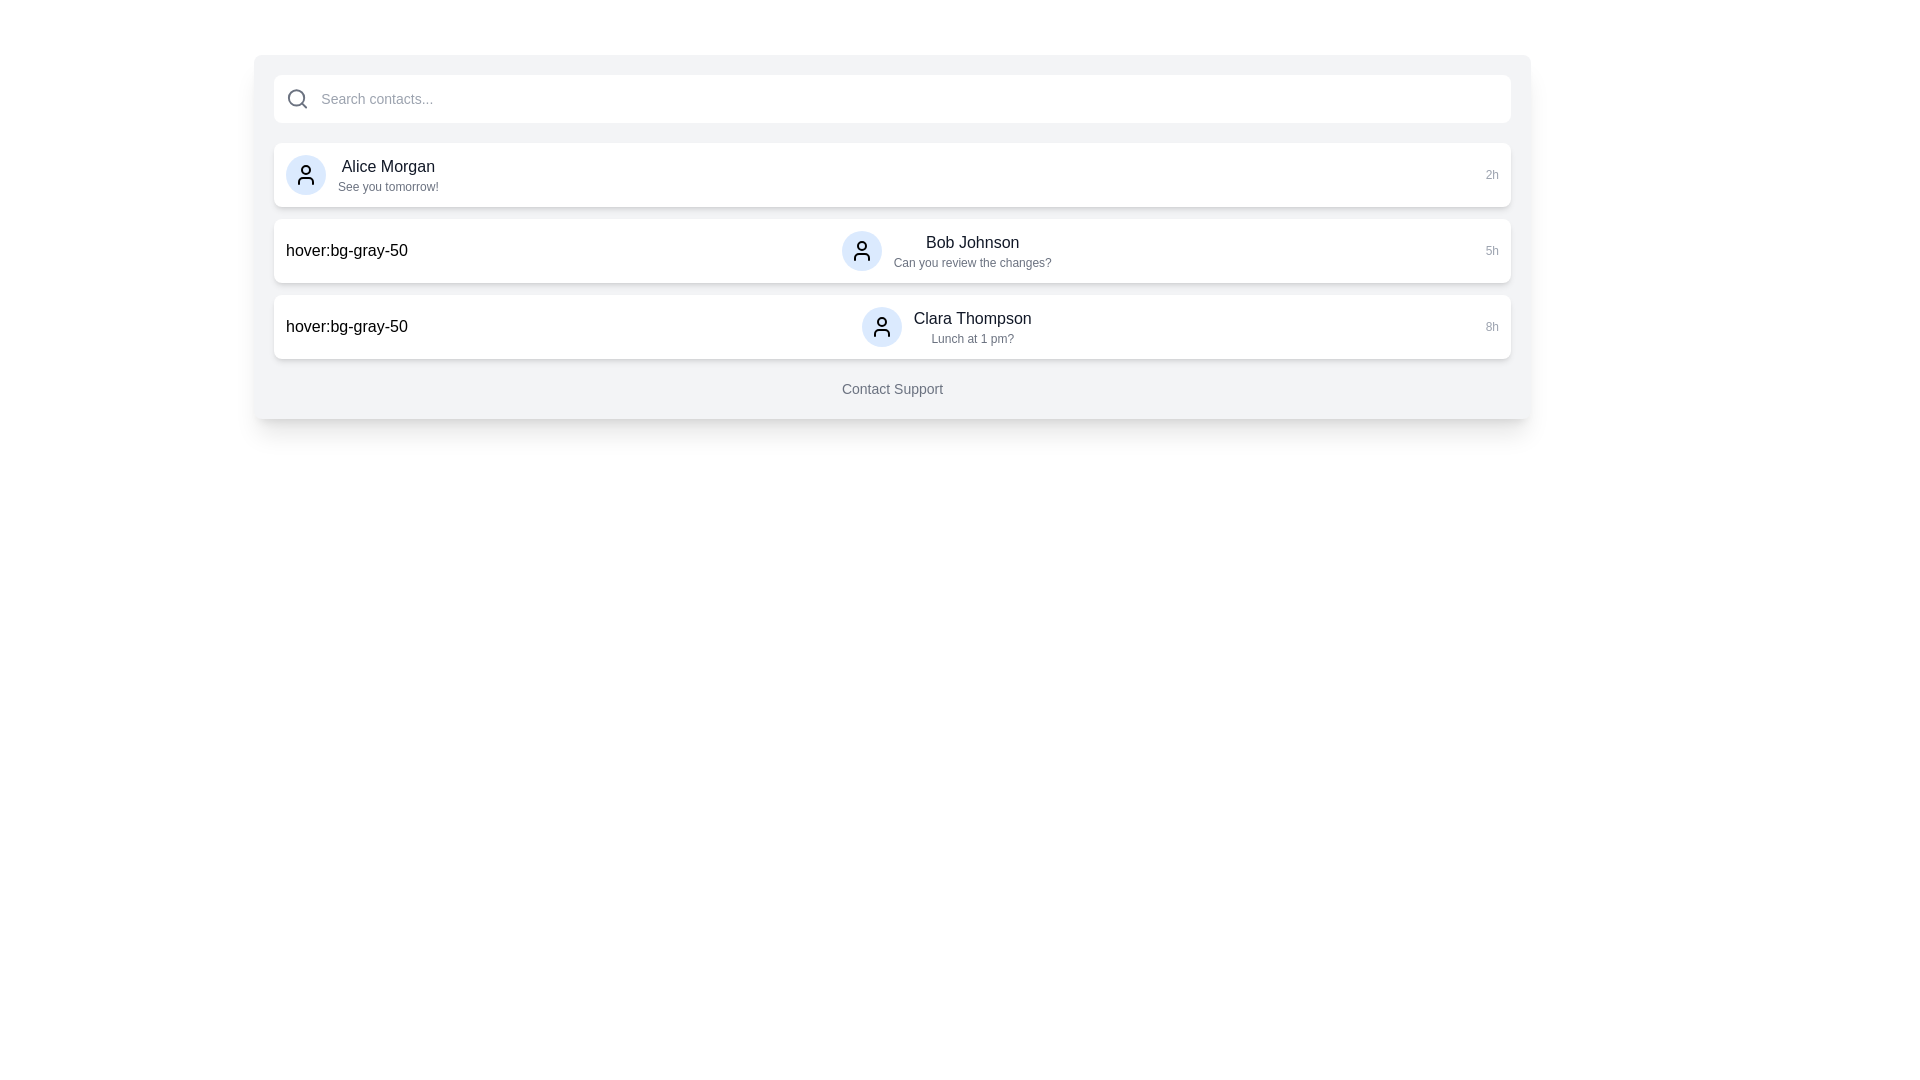 This screenshot has height=1080, width=1920. I want to click on the text block displaying the name and message preview in the conversation list, which is the second entry below 'Alice Morgan' and above 'Clara Thompson', so click(972, 249).